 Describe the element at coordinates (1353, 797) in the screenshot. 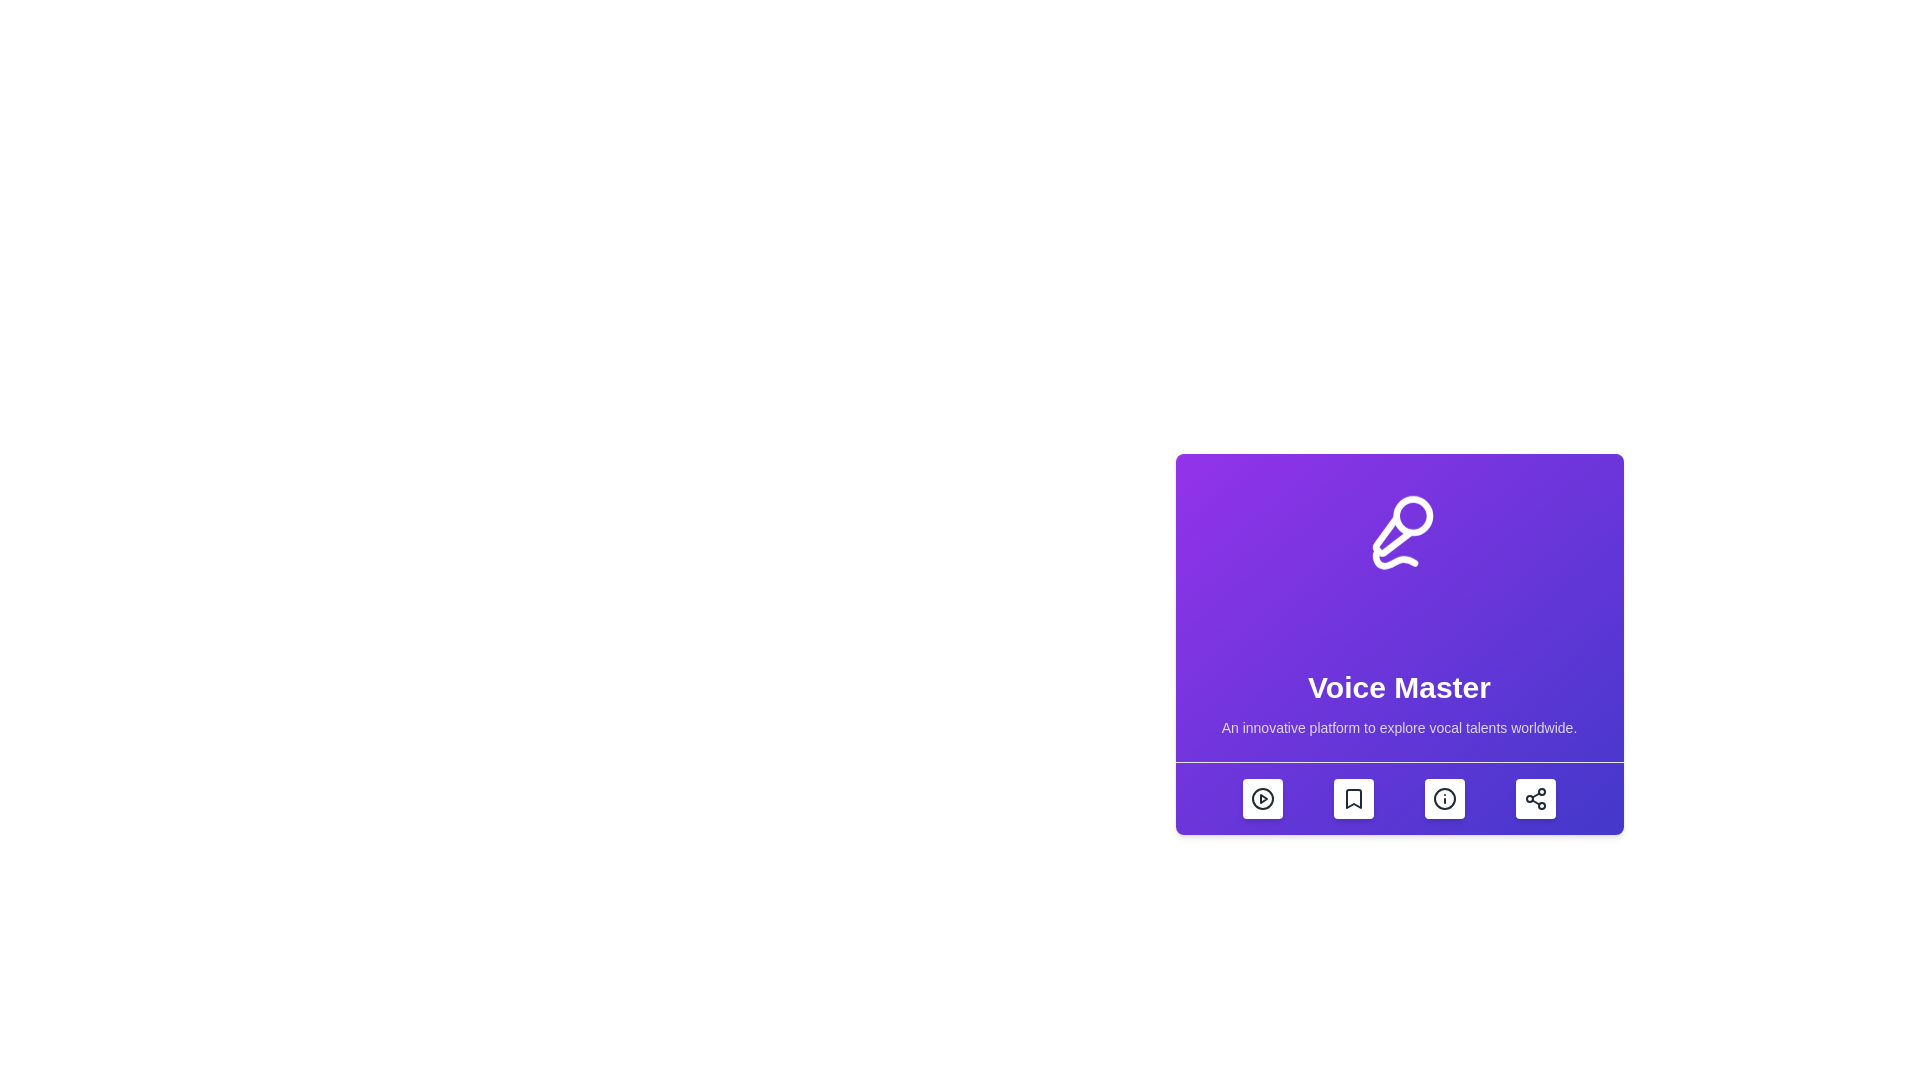

I see `the second button from the left in the horizontal set of four action buttons, which serves as the Bookmark icon` at that location.